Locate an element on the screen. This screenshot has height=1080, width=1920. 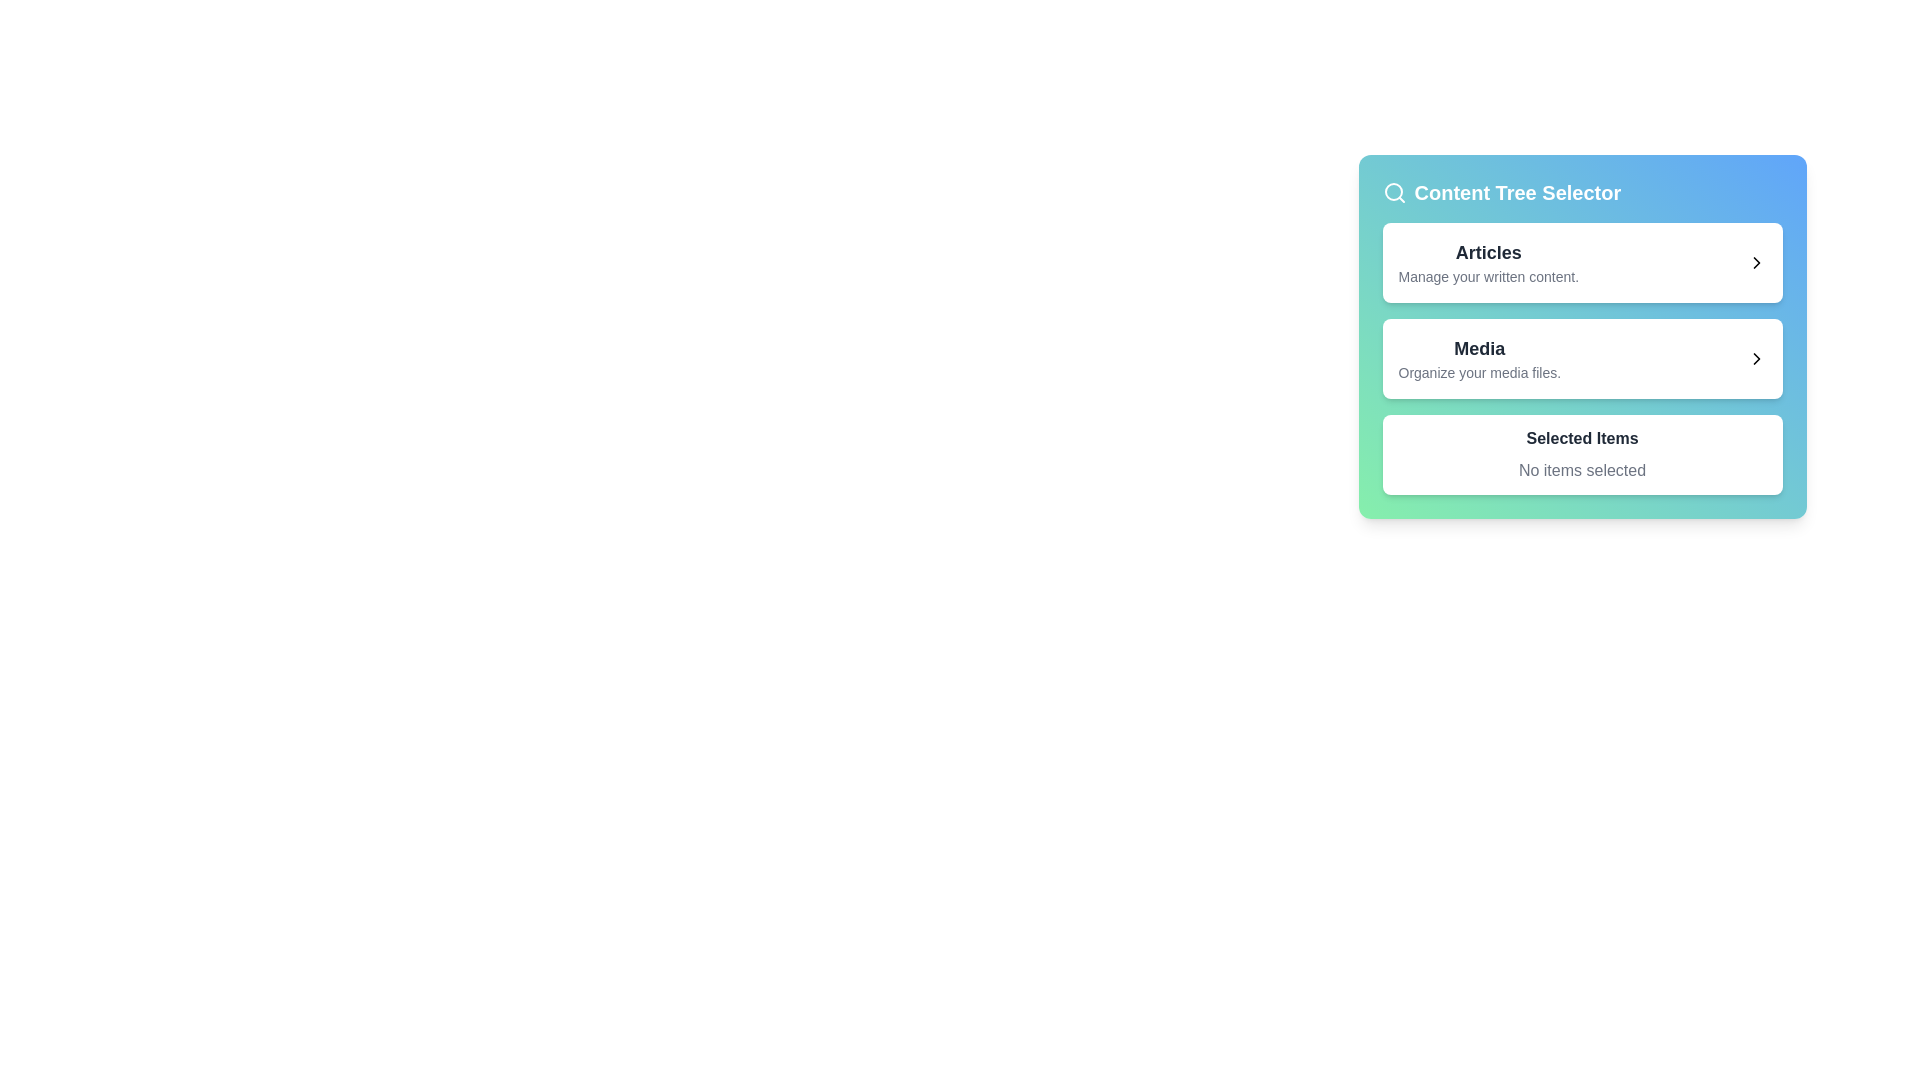
the header label located in the middle-right portion of the interface is located at coordinates (1479, 347).